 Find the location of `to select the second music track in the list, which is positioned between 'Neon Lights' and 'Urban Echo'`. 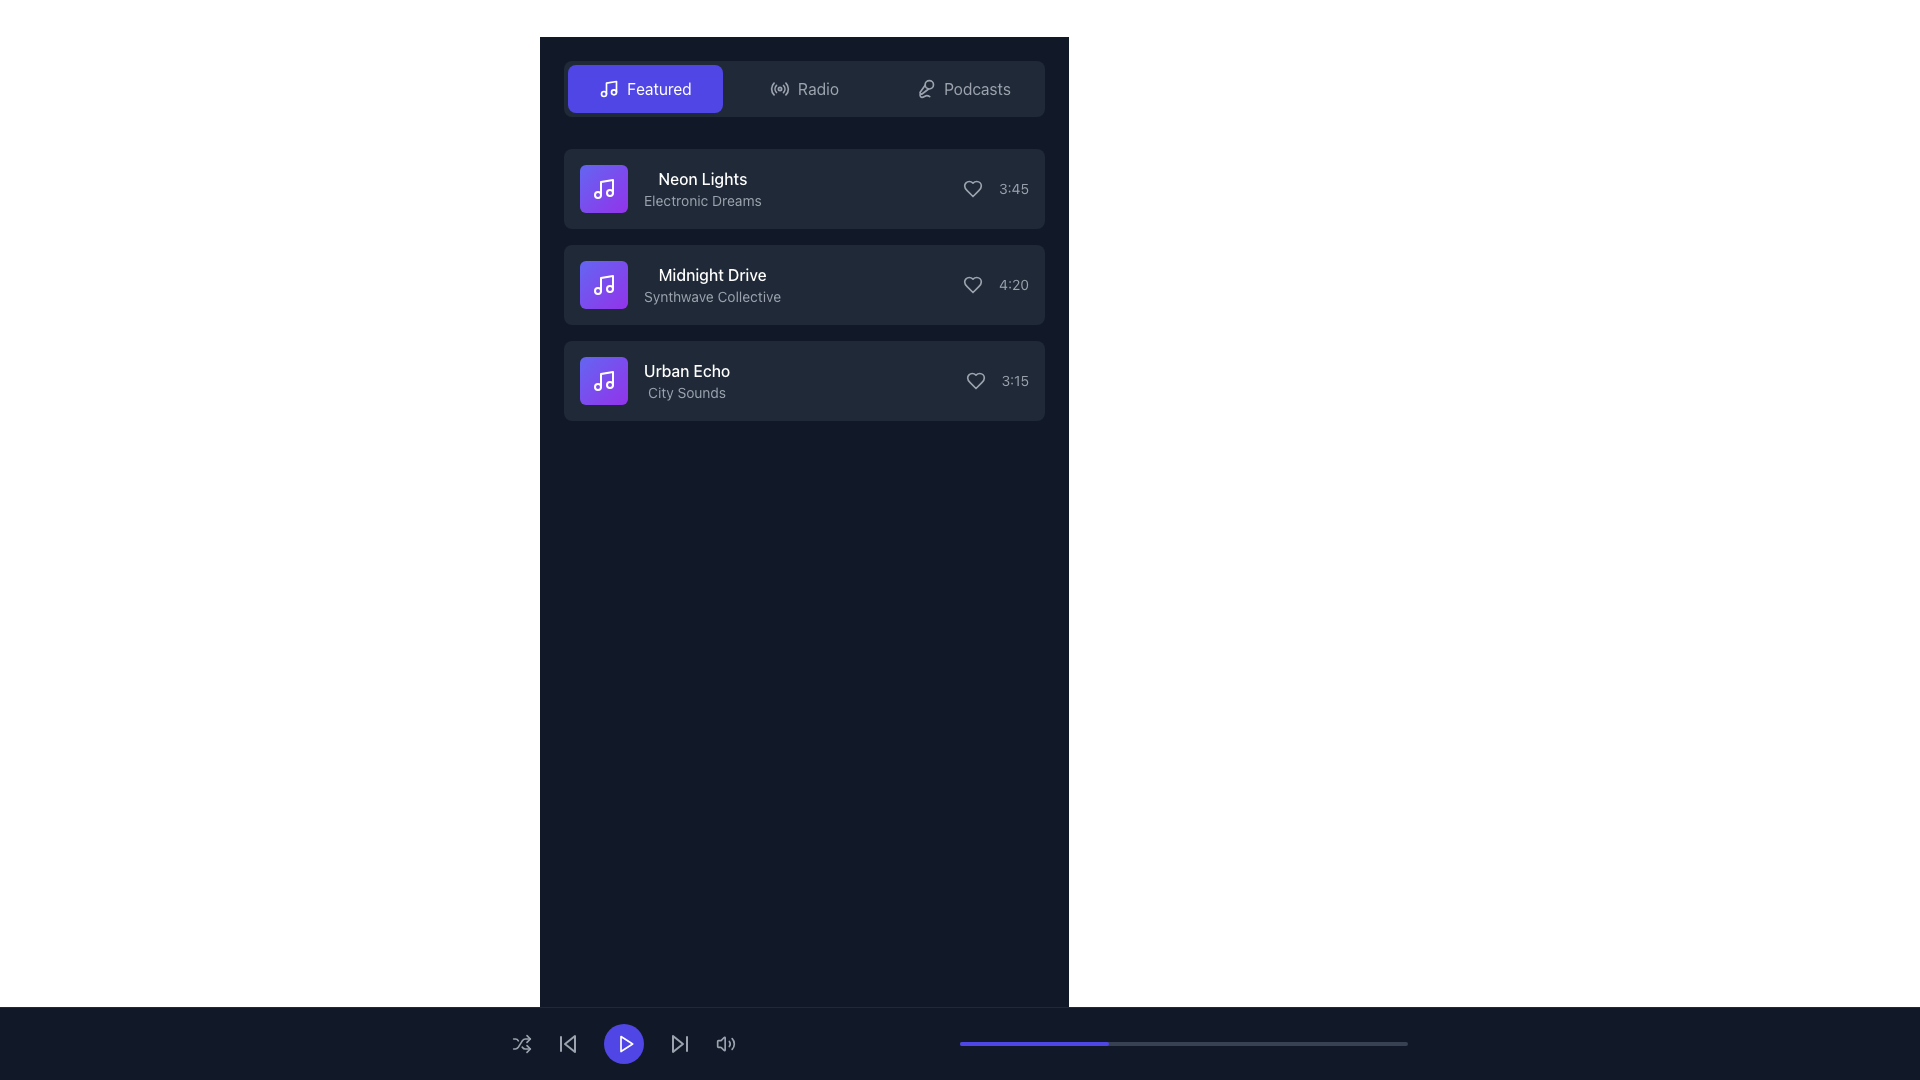

to select the second music track in the list, which is positioned between 'Neon Lights' and 'Urban Echo' is located at coordinates (804, 285).